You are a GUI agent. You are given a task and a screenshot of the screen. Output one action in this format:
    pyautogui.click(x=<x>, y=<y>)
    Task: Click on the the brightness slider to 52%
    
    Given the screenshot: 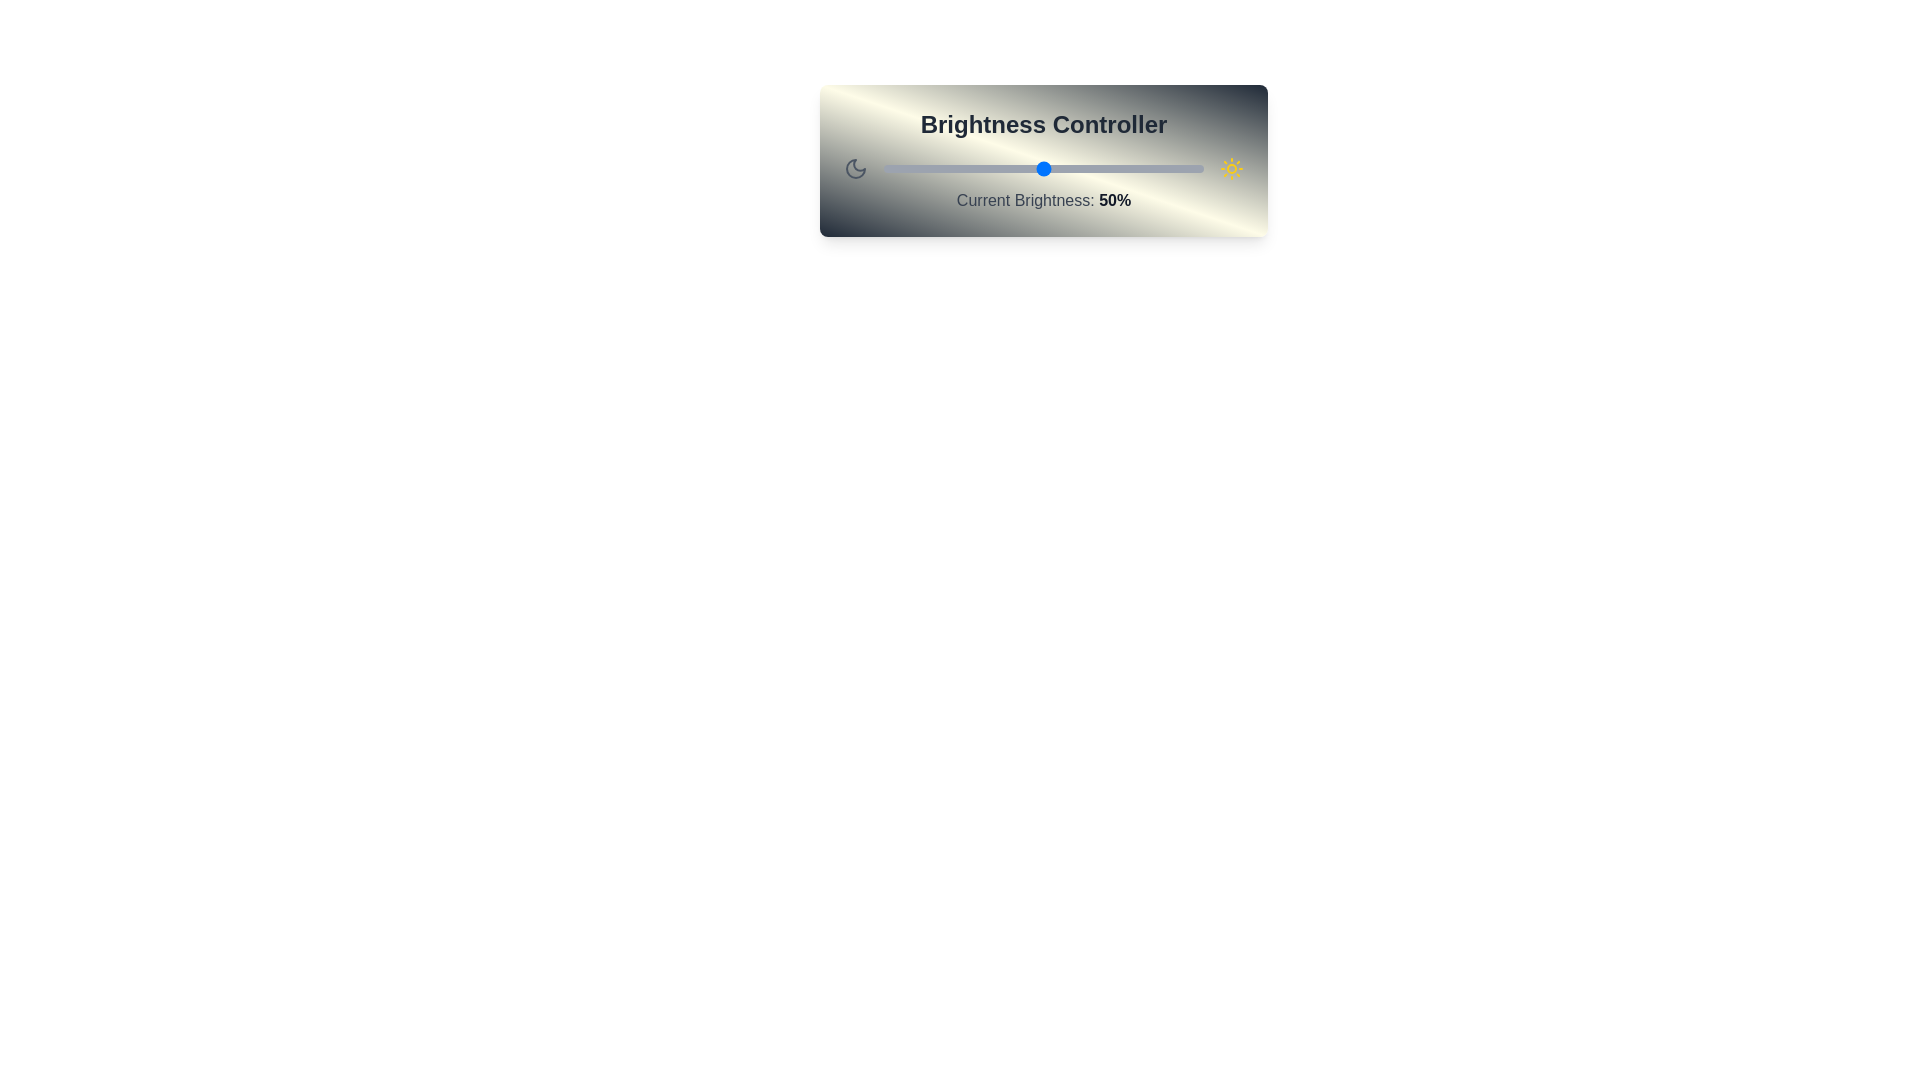 What is the action you would take?
    pyautogui.click(x=1049, y=168)
    